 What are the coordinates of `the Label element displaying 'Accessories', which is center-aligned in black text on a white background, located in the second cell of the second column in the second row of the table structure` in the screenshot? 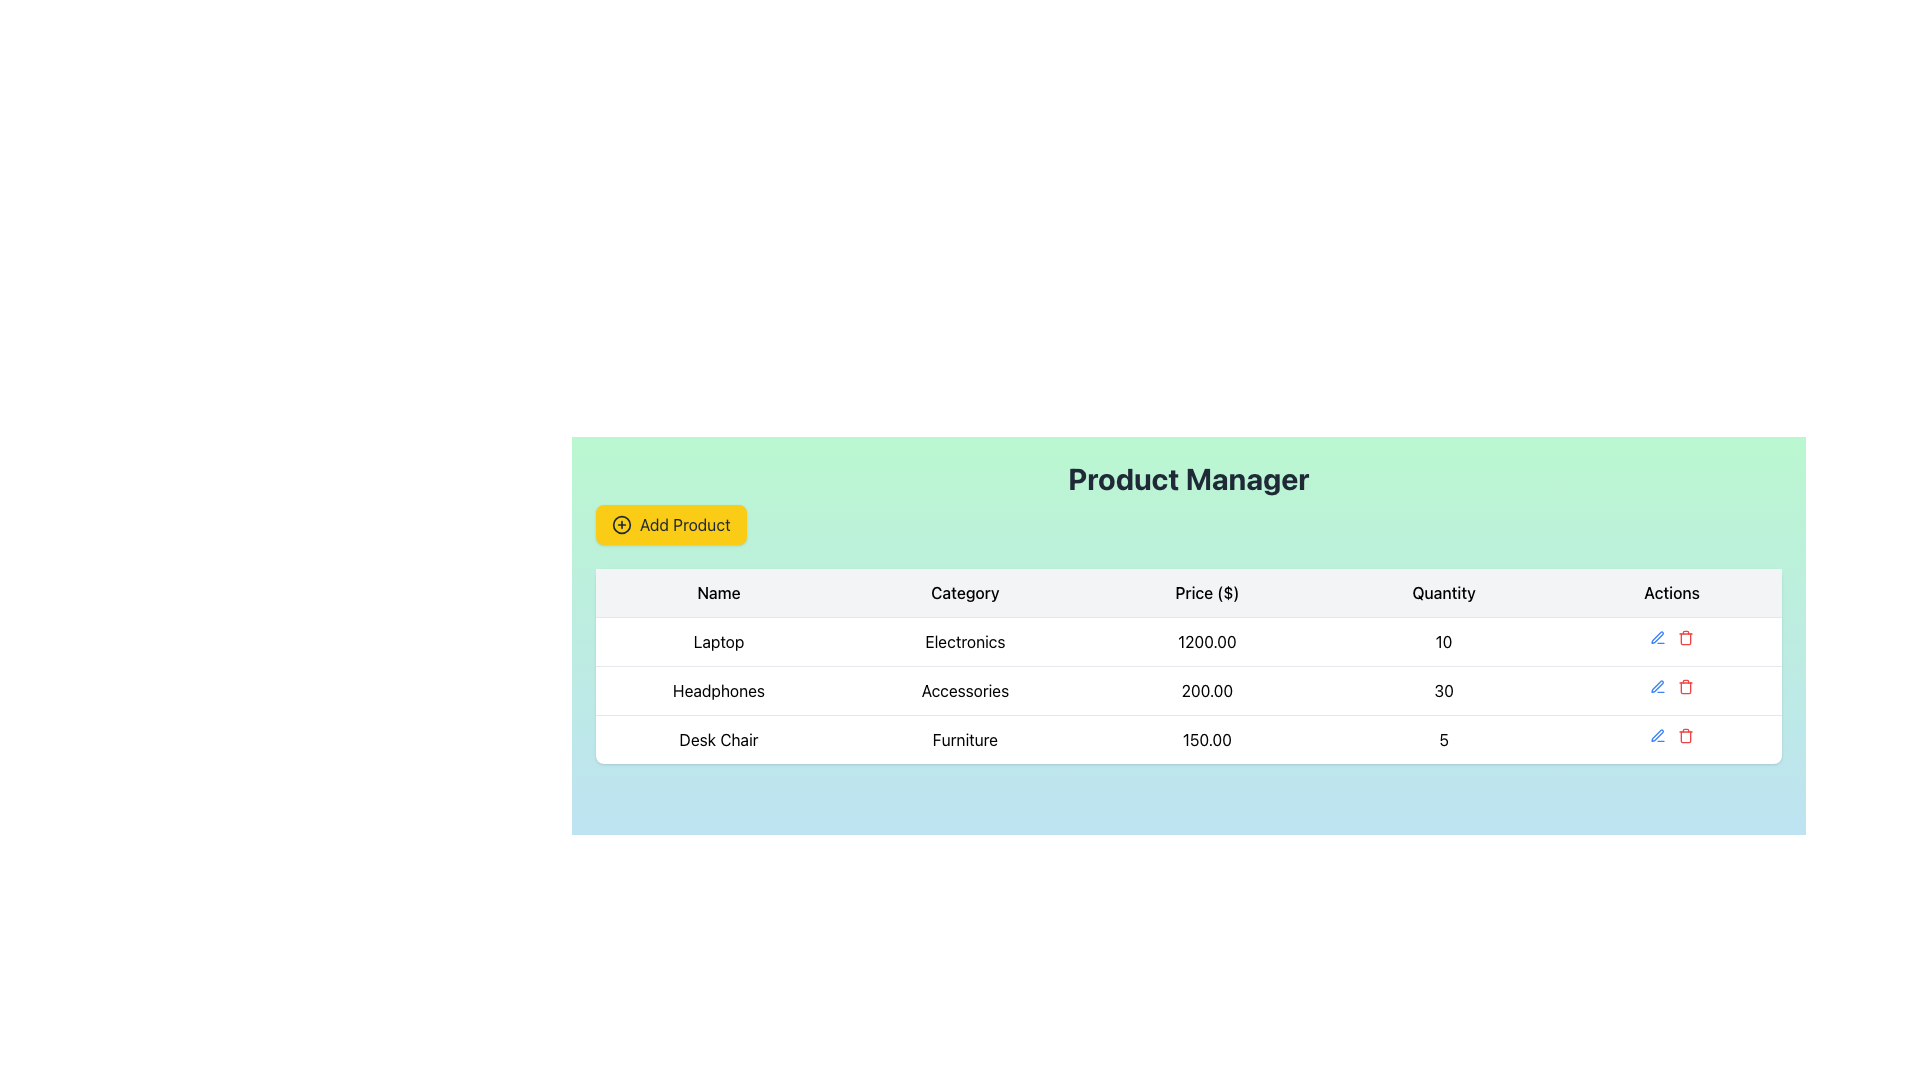 It's located at (965, 689).